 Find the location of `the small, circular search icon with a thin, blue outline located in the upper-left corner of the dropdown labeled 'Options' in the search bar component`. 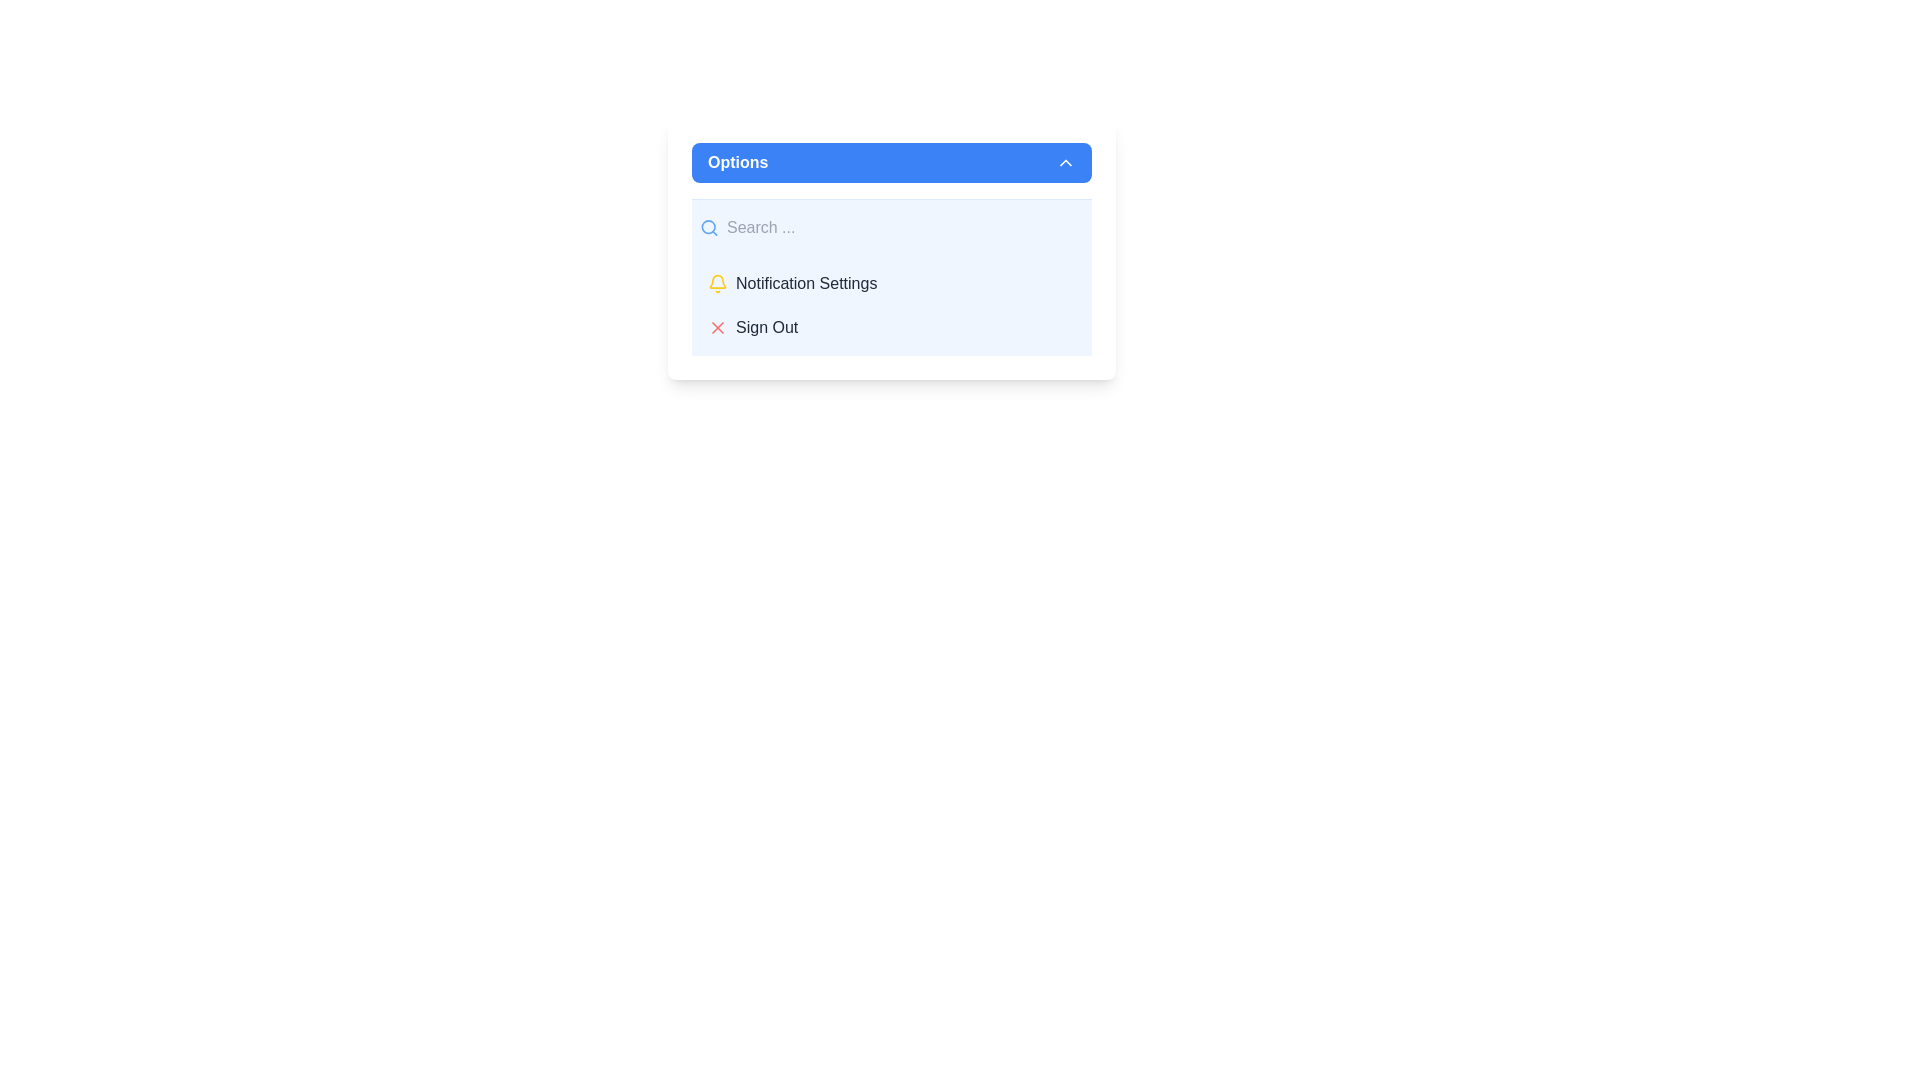

the small, circular search icon with a thin, blue outline located in the upper-left corner of the dropdown labeled 'Options' in the search bar component is located at coordinates (709, 226).